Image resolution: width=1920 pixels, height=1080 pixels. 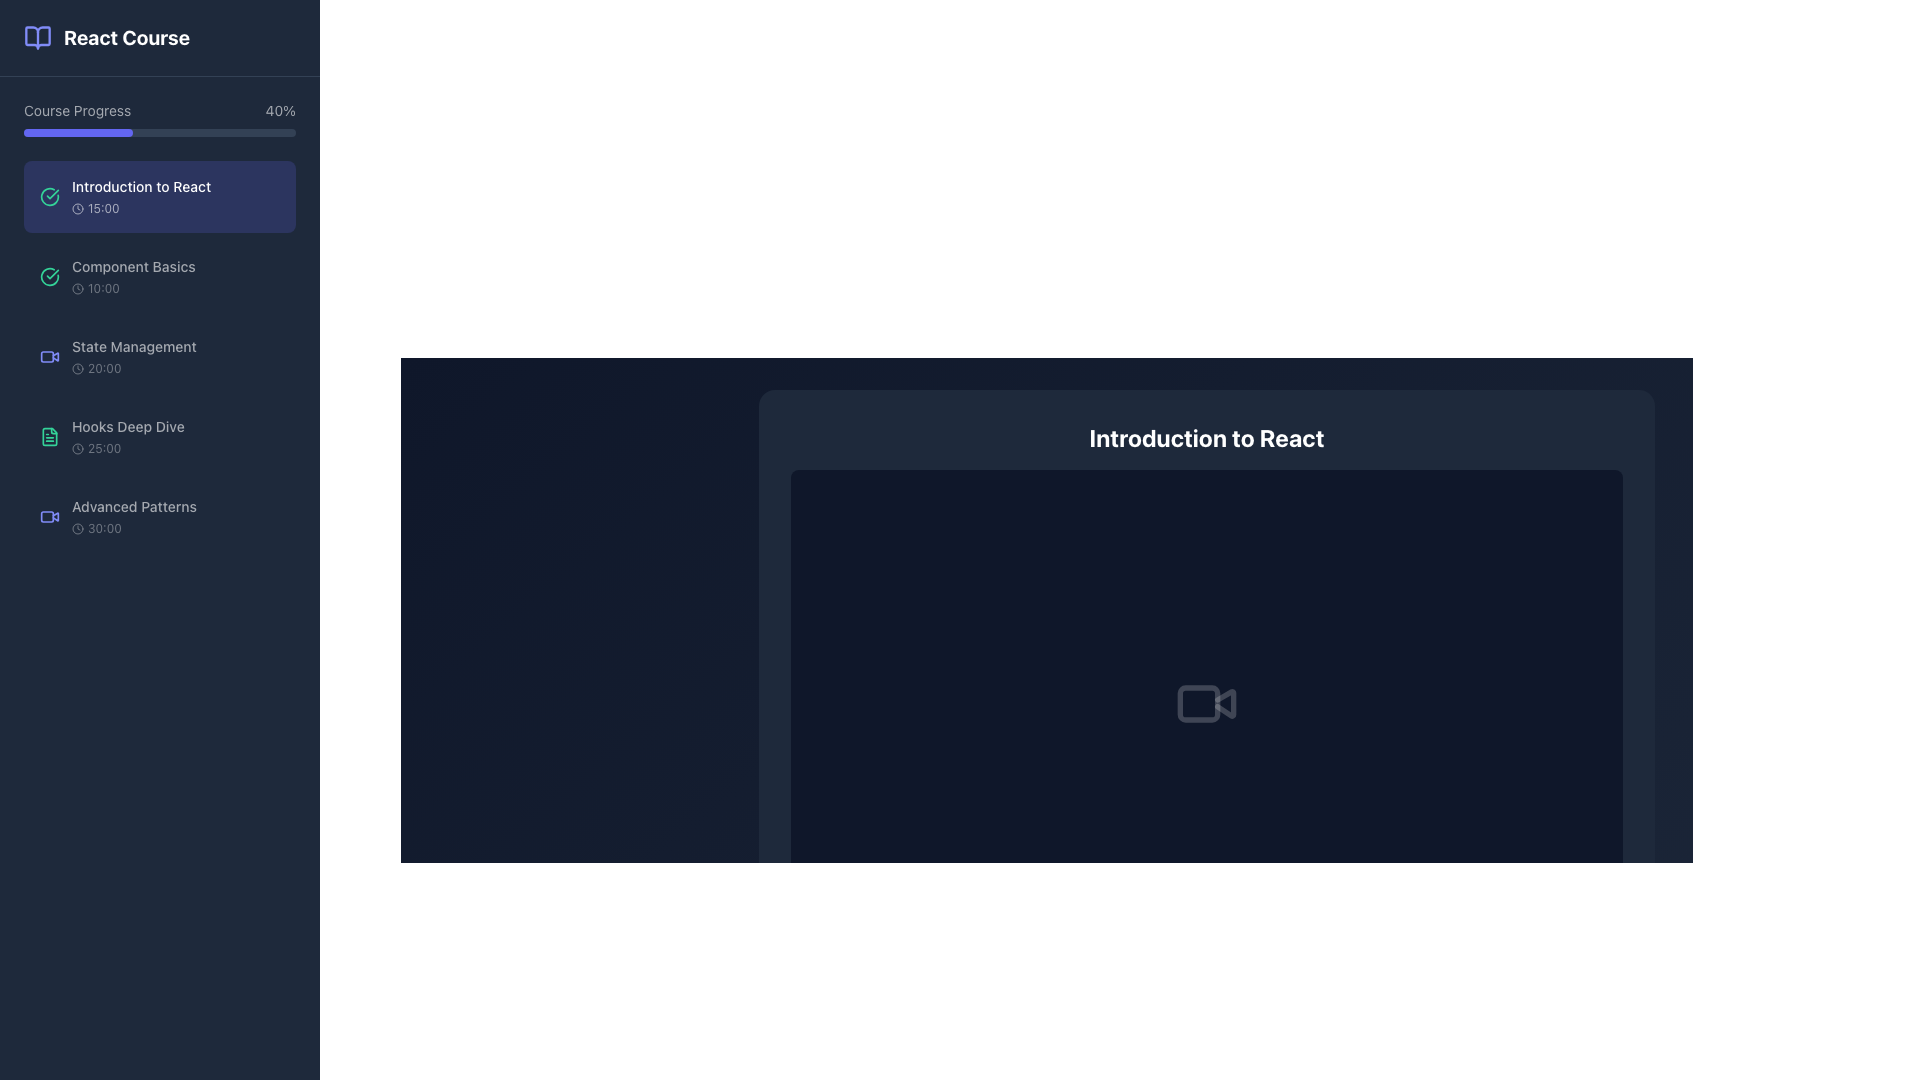 I want to click on the outer circle of the clock icon located in the sidebar, which visually supports the indication of time or duration, so click(x=77, y=527).